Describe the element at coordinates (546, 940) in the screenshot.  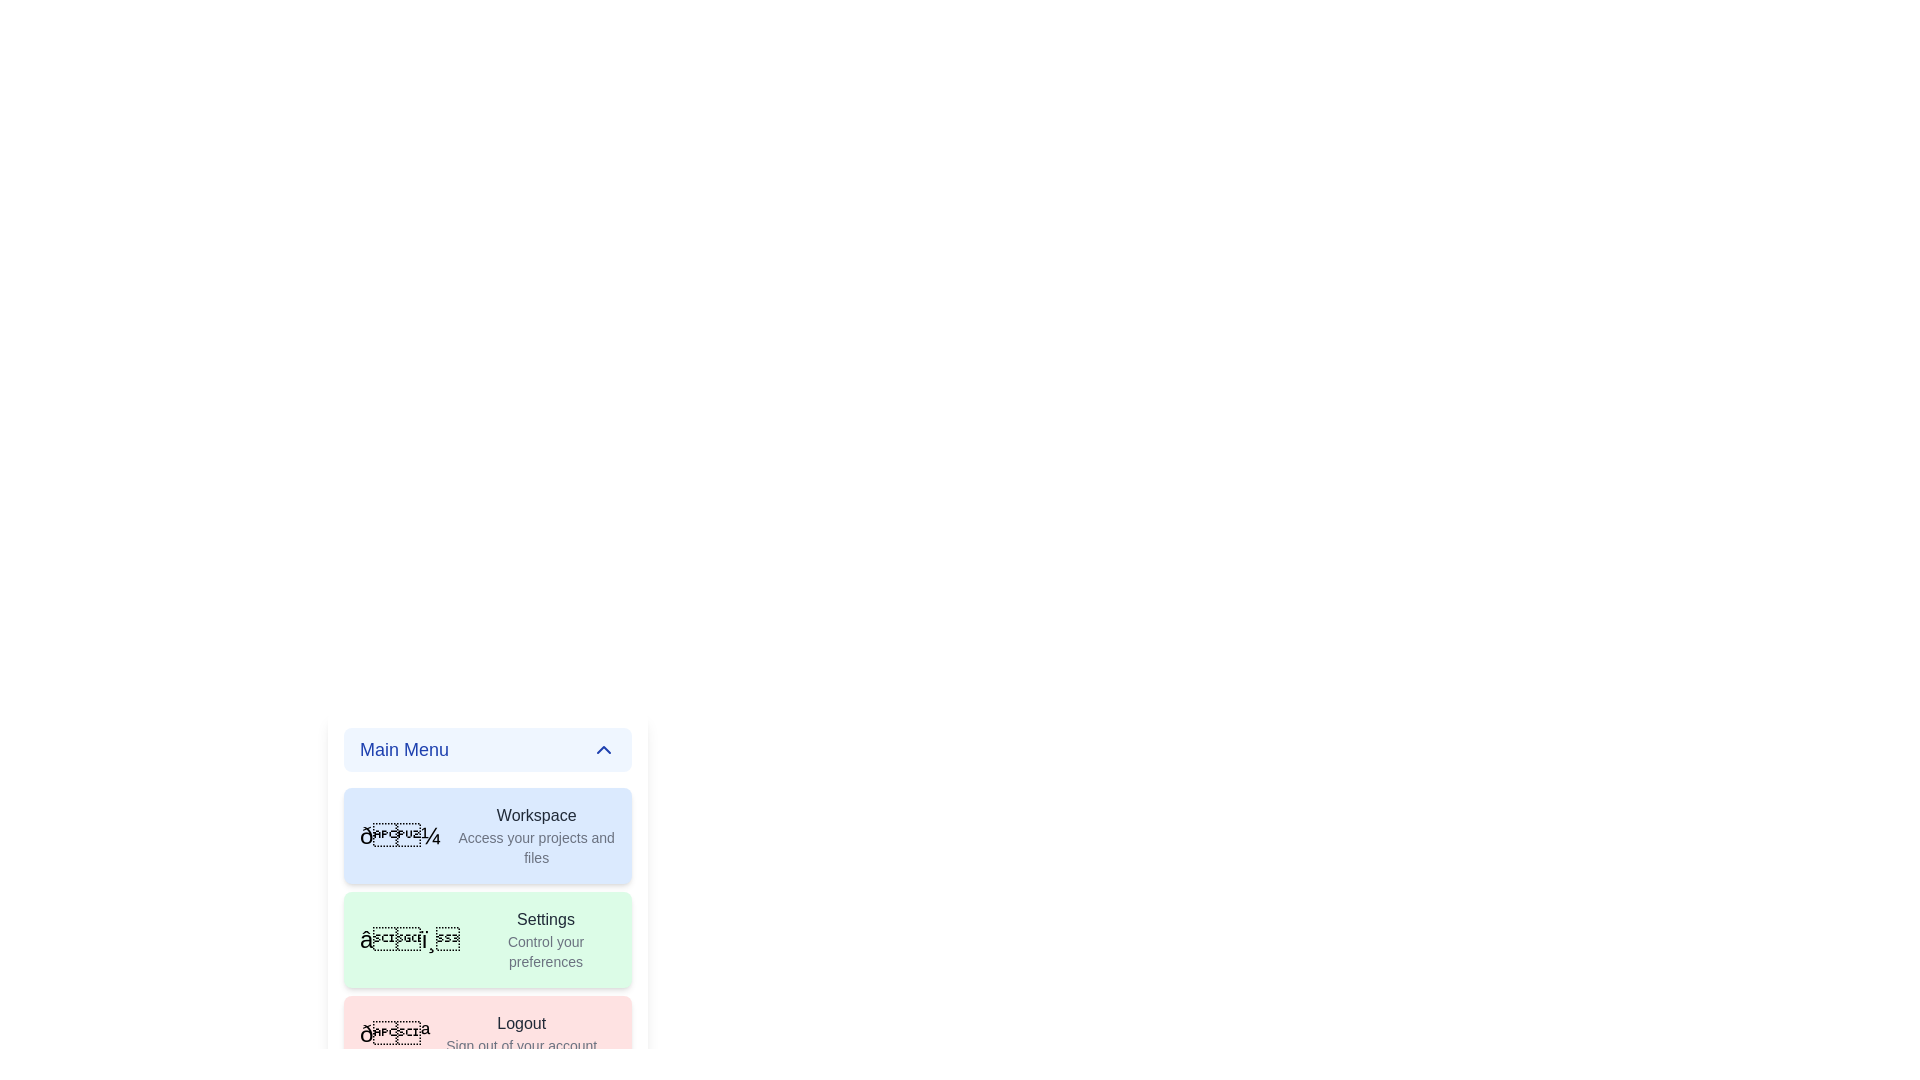
I see `the 'Settings' informational item with a light green background for more details` at that location.